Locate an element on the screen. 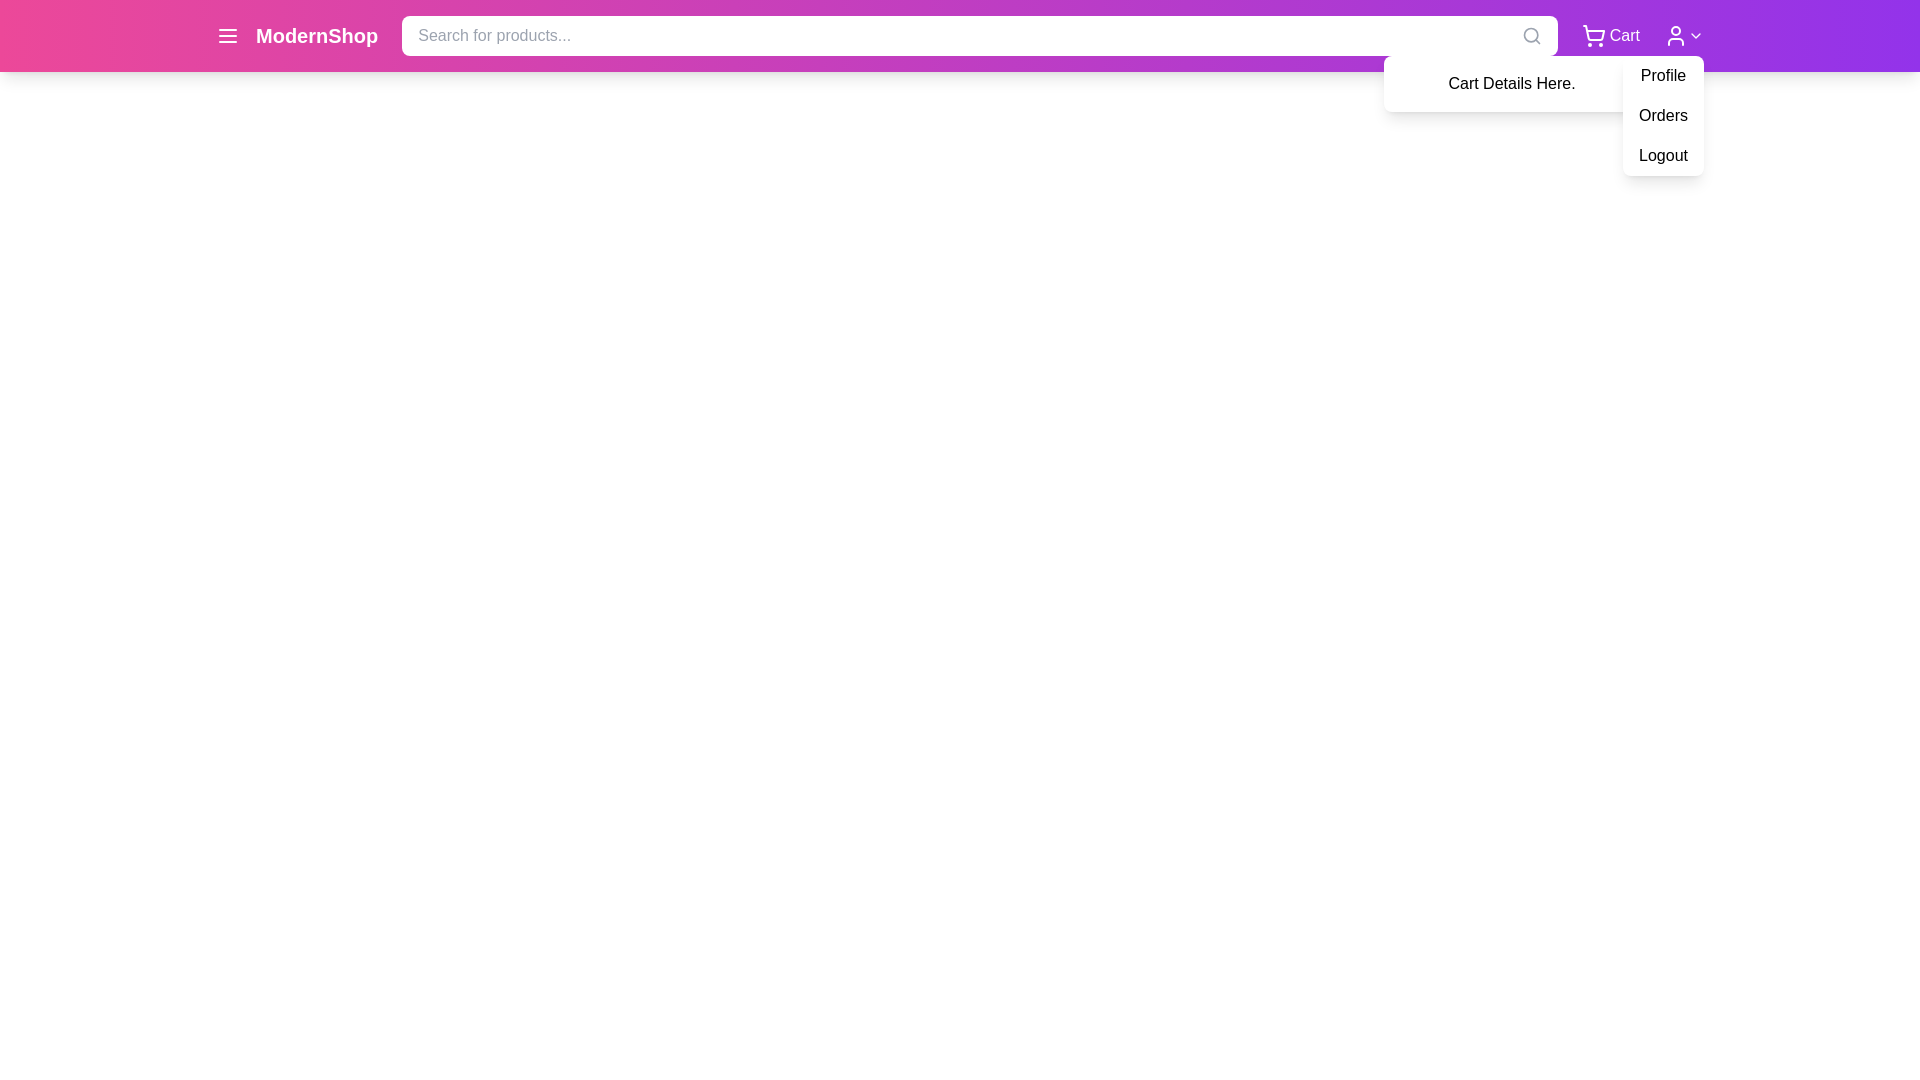 This screenshot has width=1920, height=1080. the gray magnifying glass icon located on the right-hand side of the search bar is located at coordinates (1530, 35).